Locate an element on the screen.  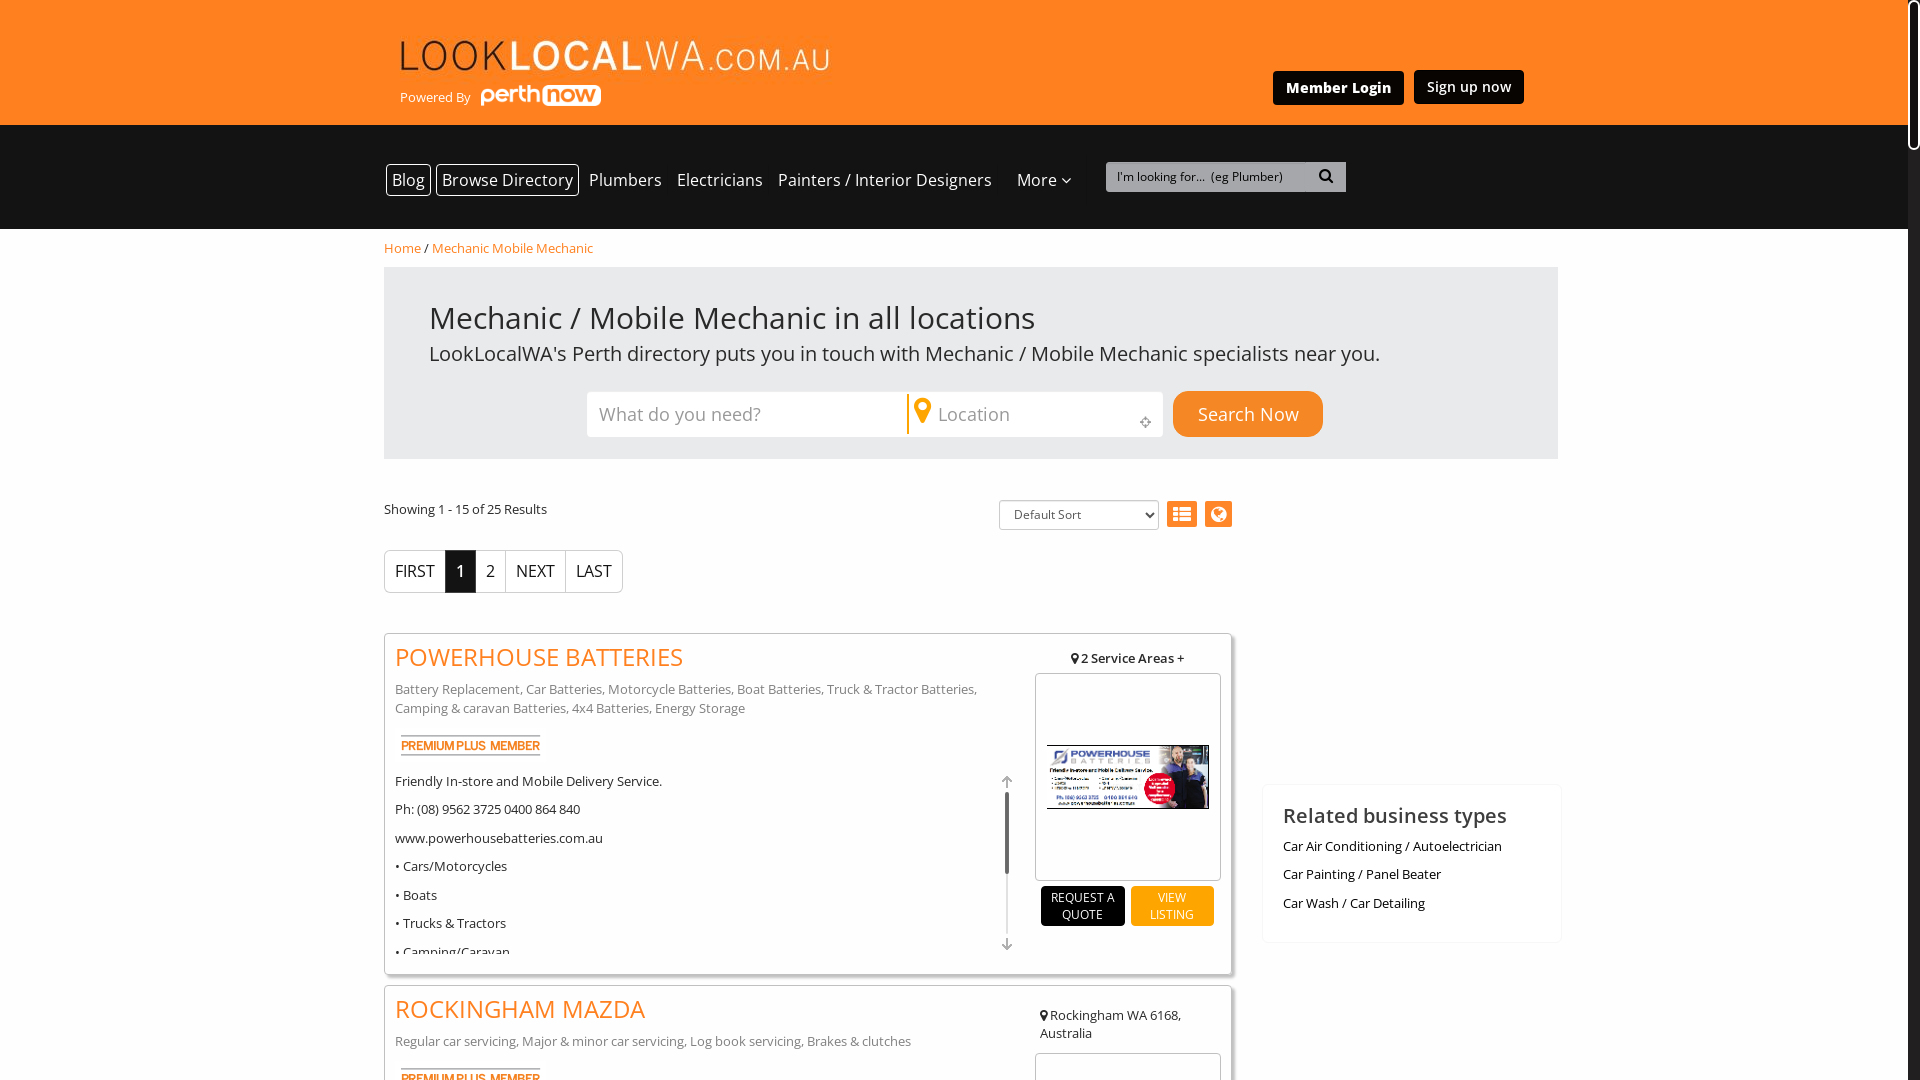
'Car Painting / Panel Beater' is located at coordinates (1360, 873).